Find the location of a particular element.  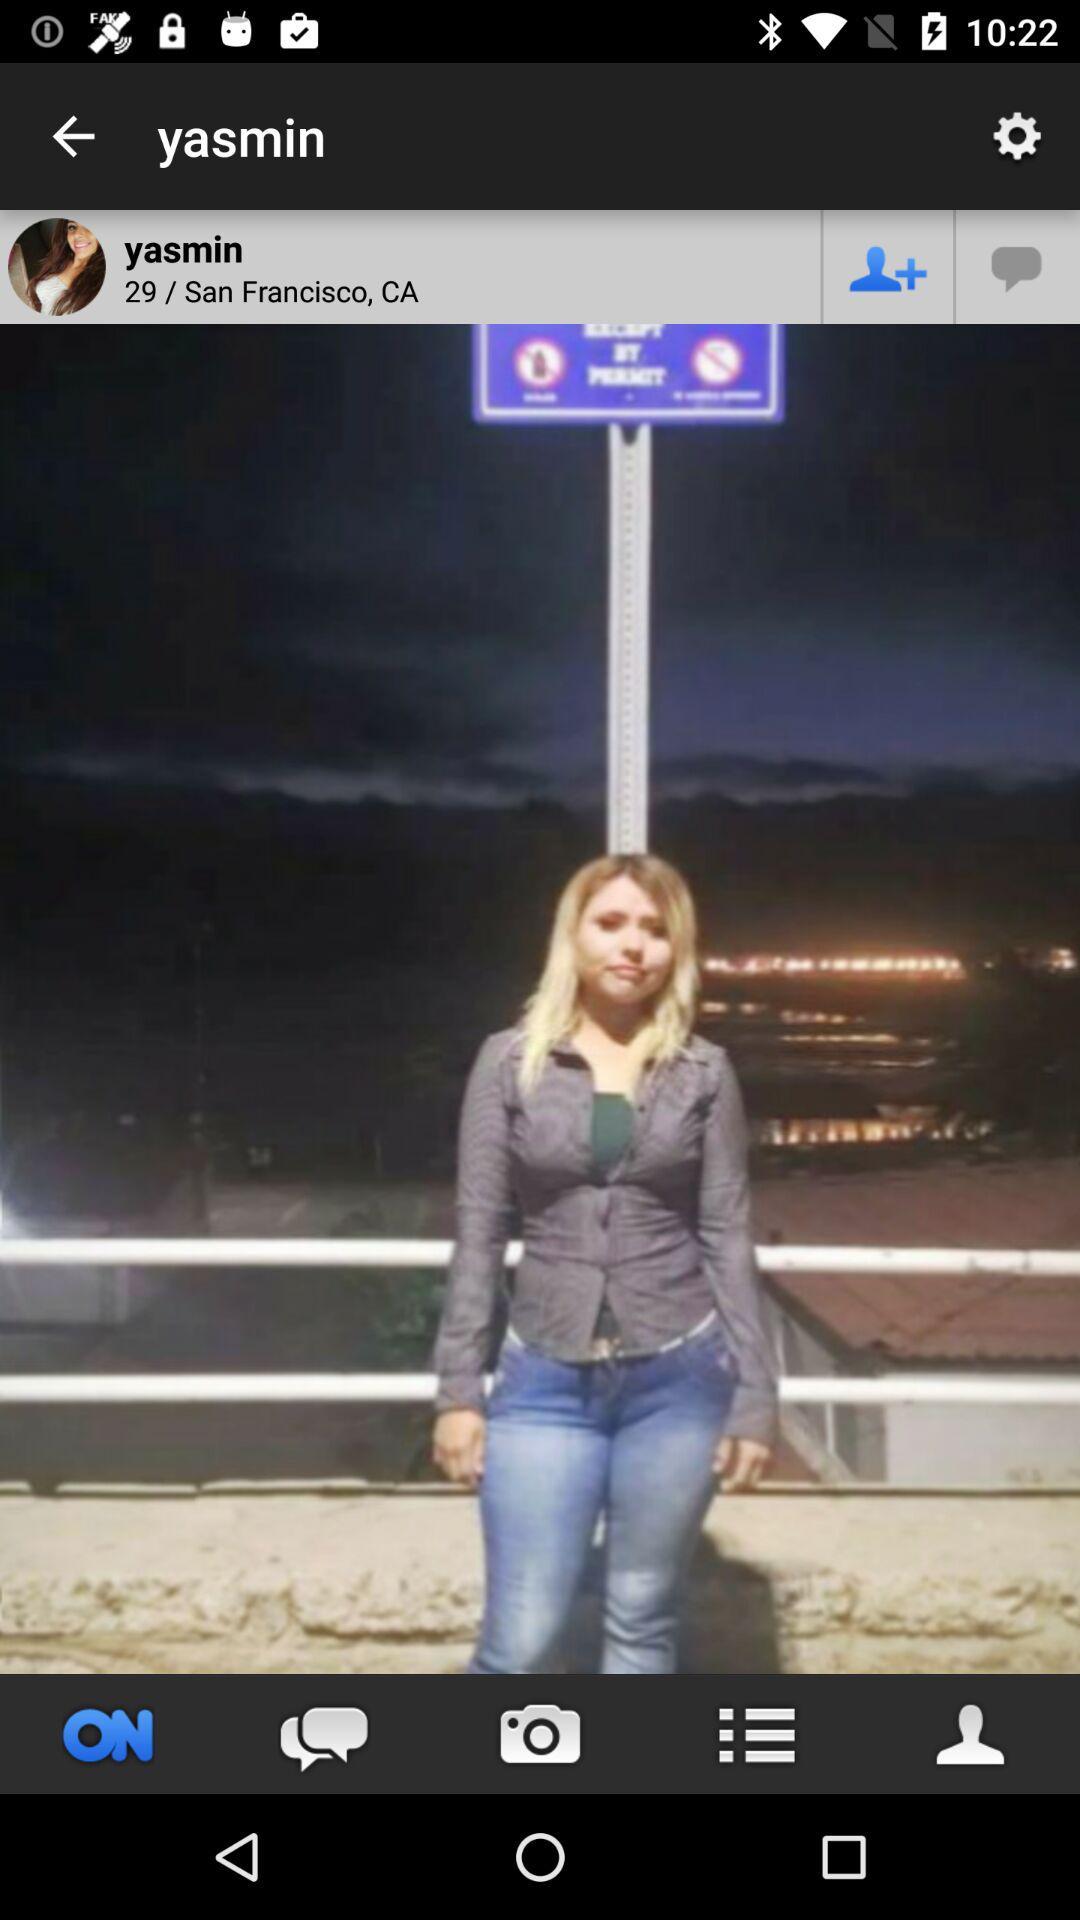

a comment is located at coordinates (1018, 265).